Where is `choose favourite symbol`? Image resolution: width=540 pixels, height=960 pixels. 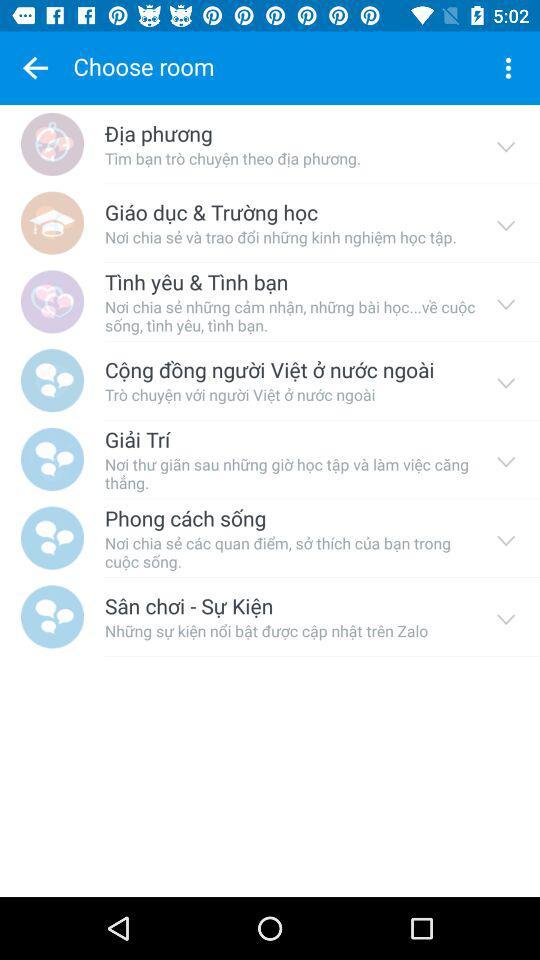
choose favourite symbol is located at coordinates (35, 68).